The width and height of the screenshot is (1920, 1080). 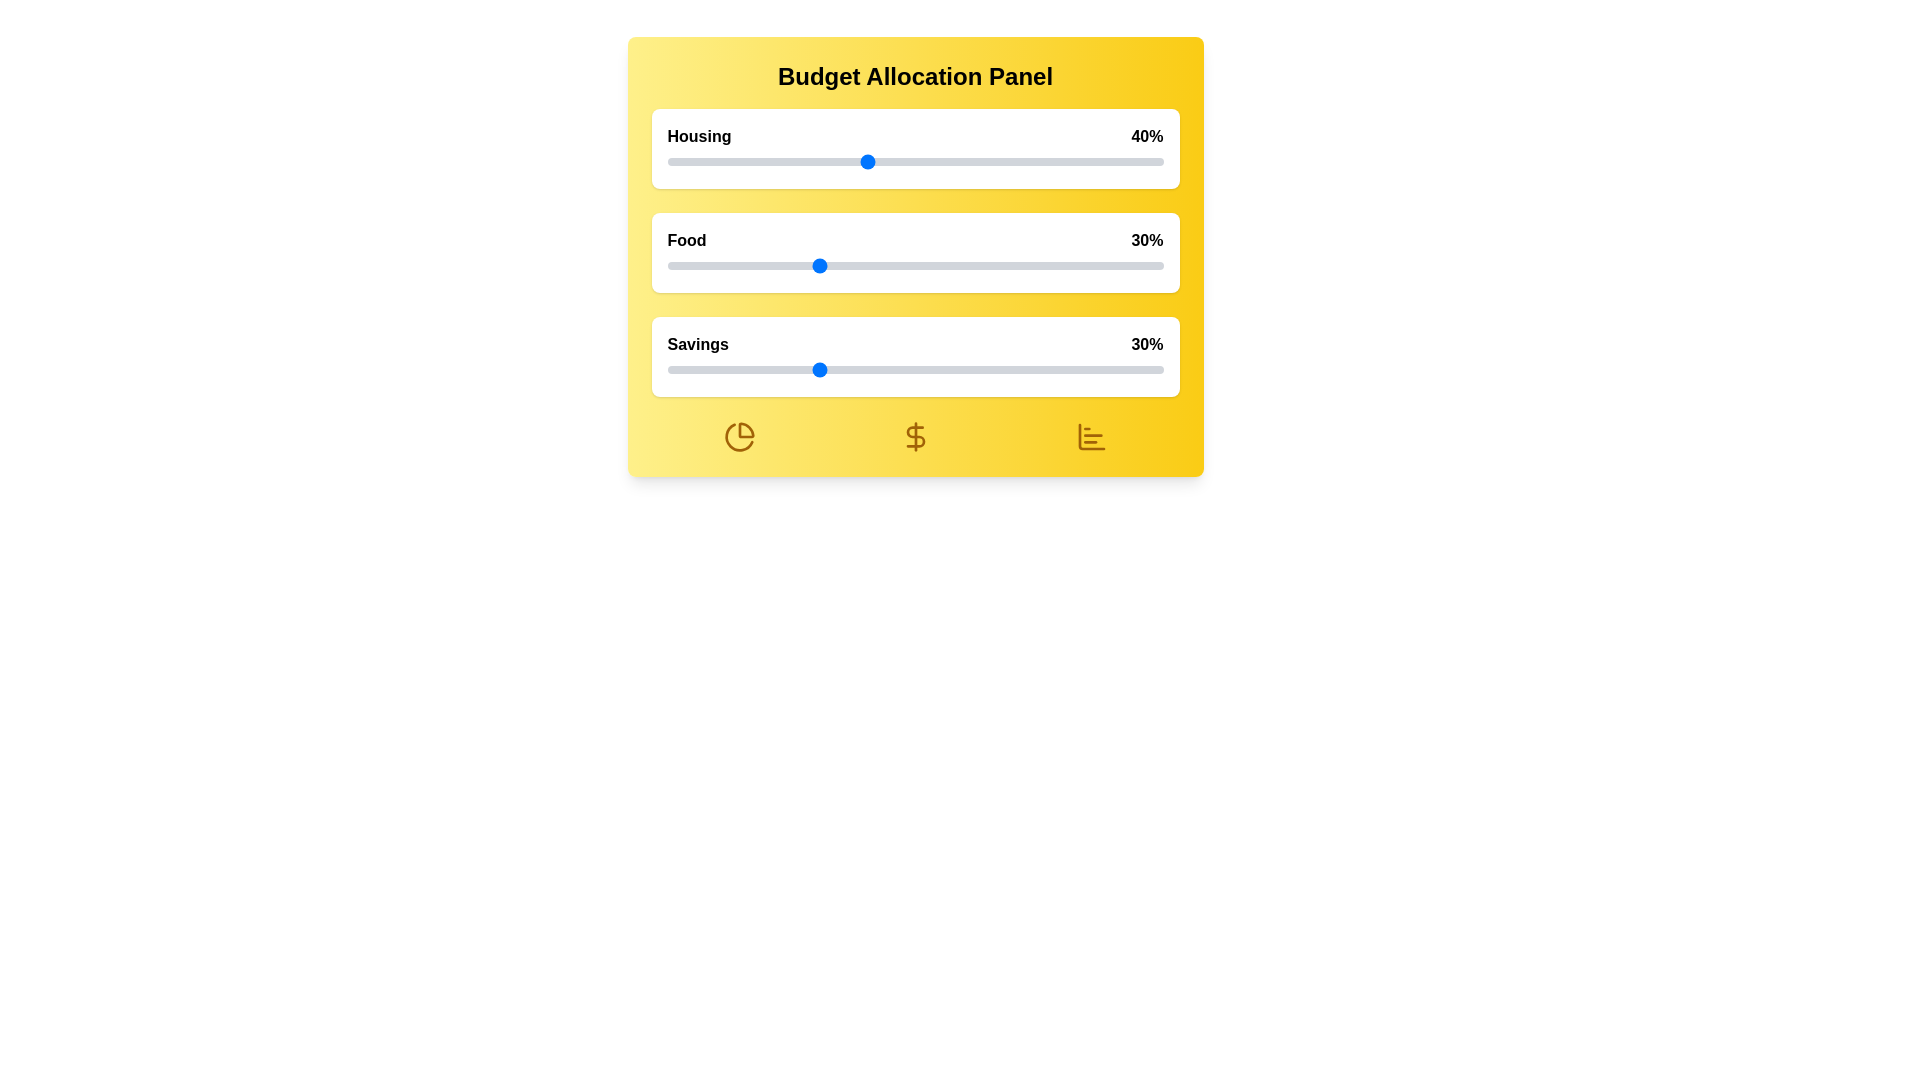 What do you see at coordinates (1133, 265) in the screenshot?
I see `the allocation percentage for 'Food'` at bounding box center [1133, 265].